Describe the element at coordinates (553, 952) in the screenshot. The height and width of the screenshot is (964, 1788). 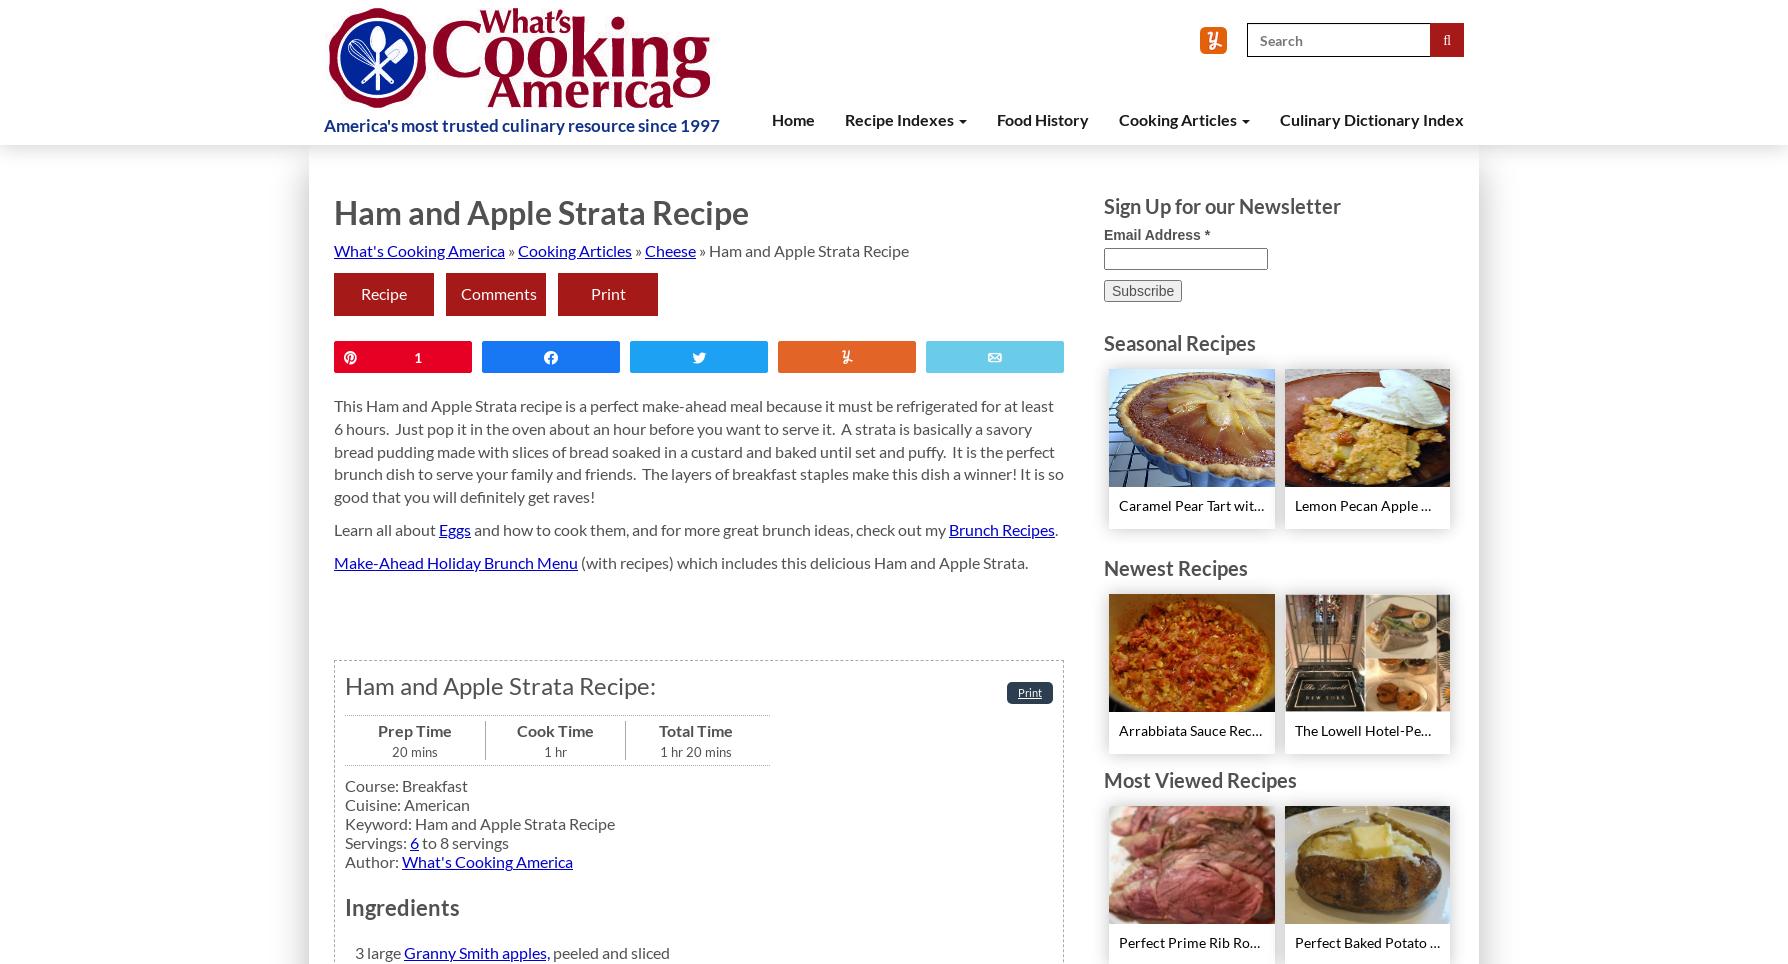
I see `'peeled and sliced'` at that location.